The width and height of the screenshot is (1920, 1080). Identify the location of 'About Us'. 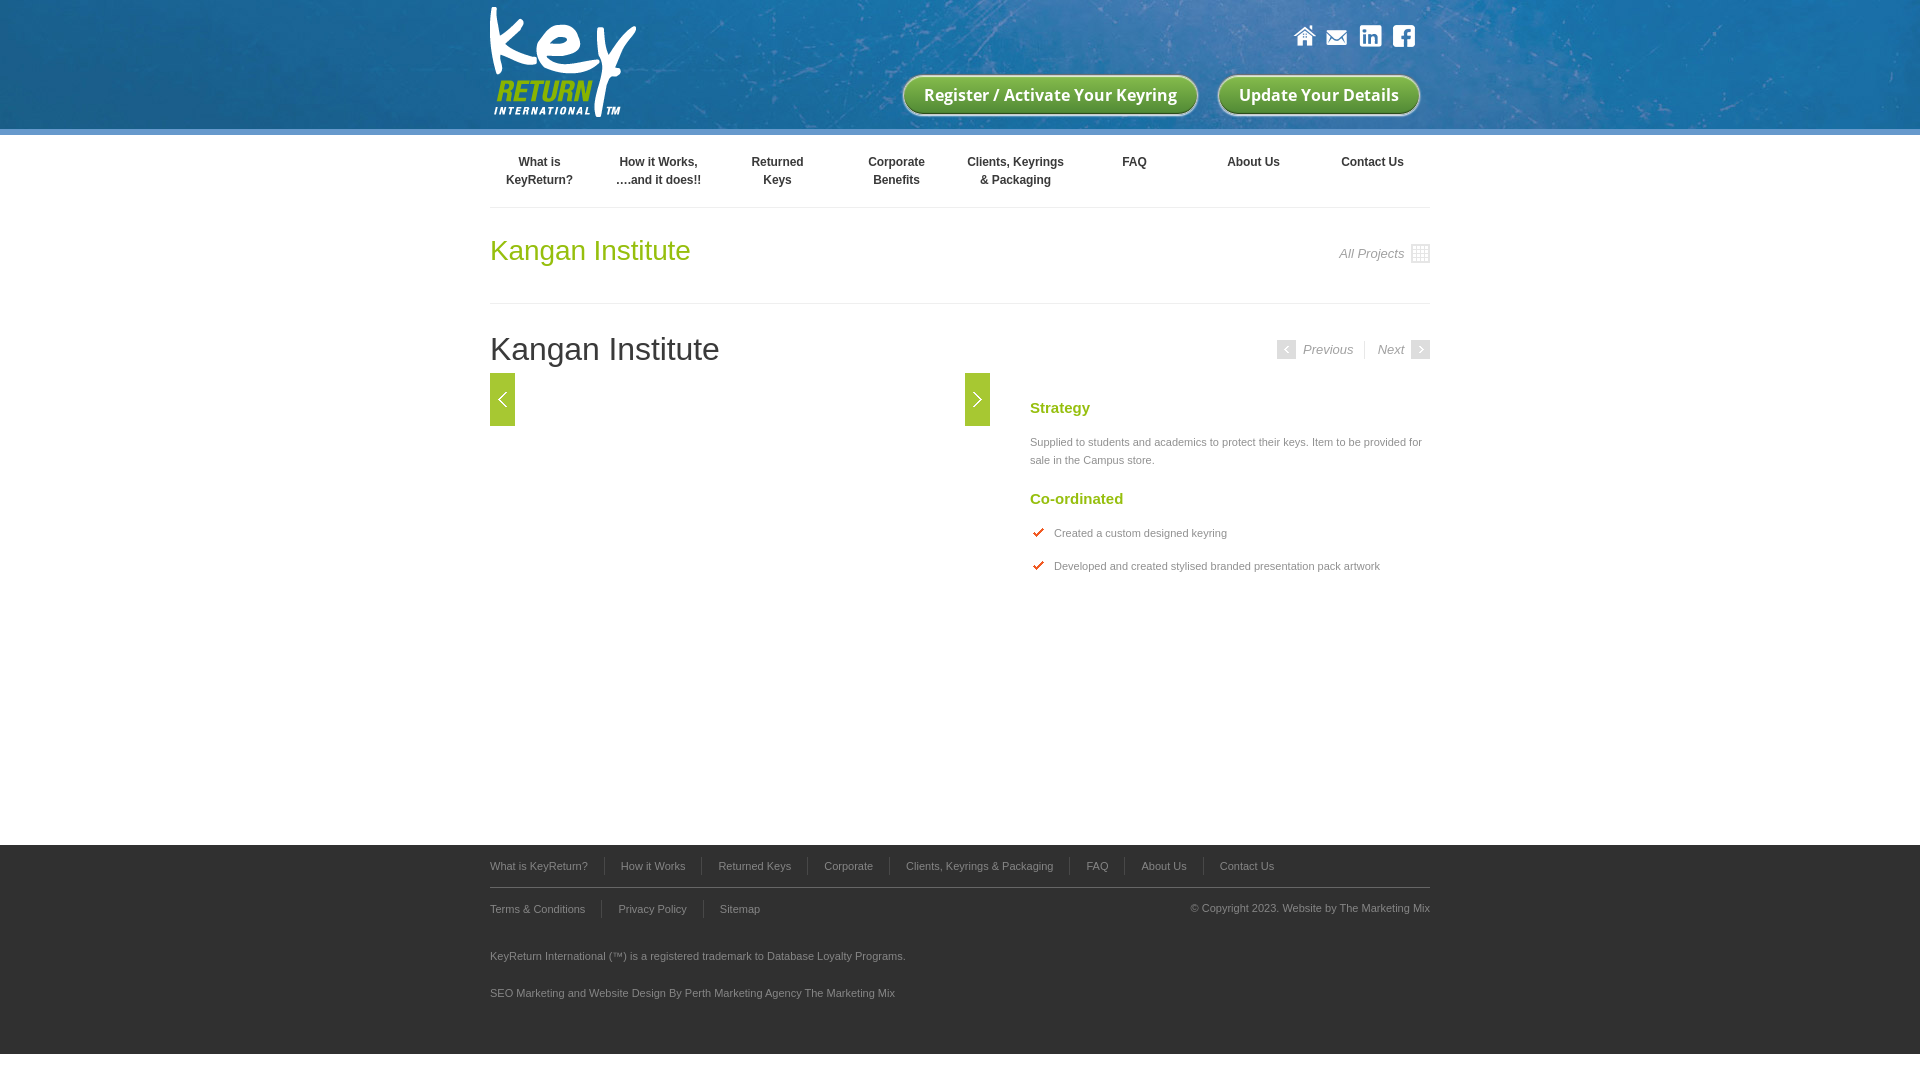
(1252, 167).